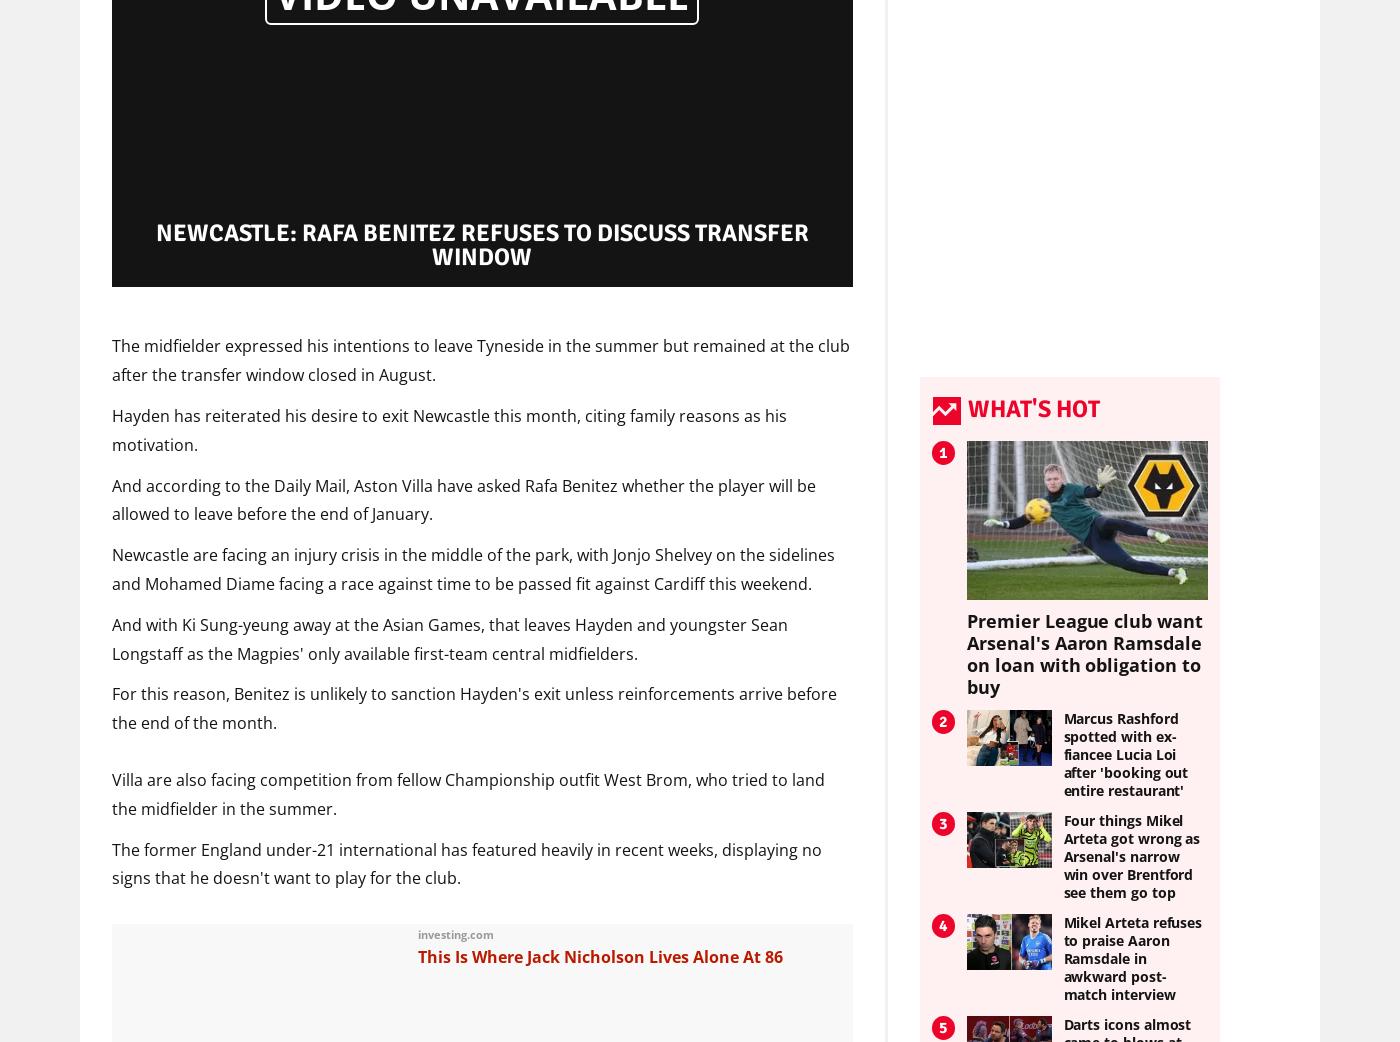 The image size is (1400, 1042). What do you see at coordinates (938, 452) in the screenshot?
I see `'1'` at bounding box center [938, 452].